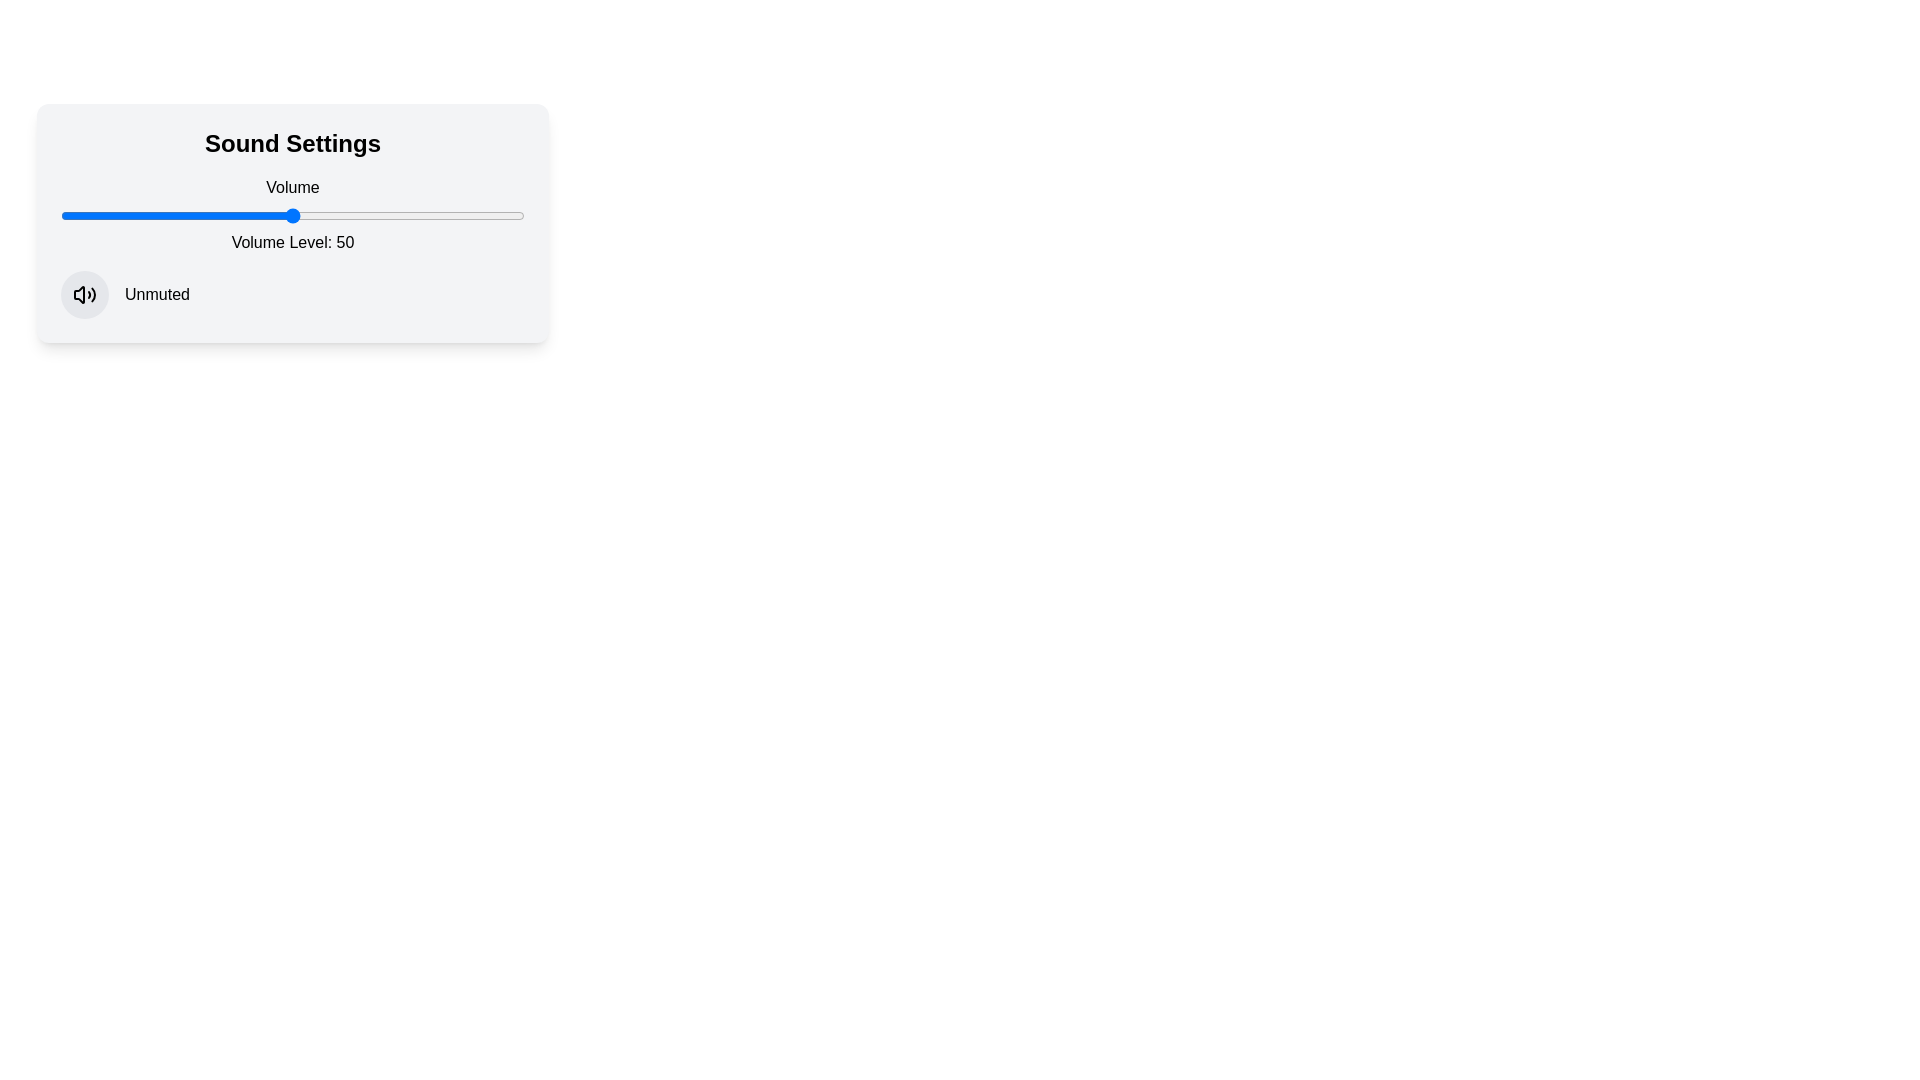 This screenshot has height=1080, width=1920. I want to click on the volume, so click(421, 216).